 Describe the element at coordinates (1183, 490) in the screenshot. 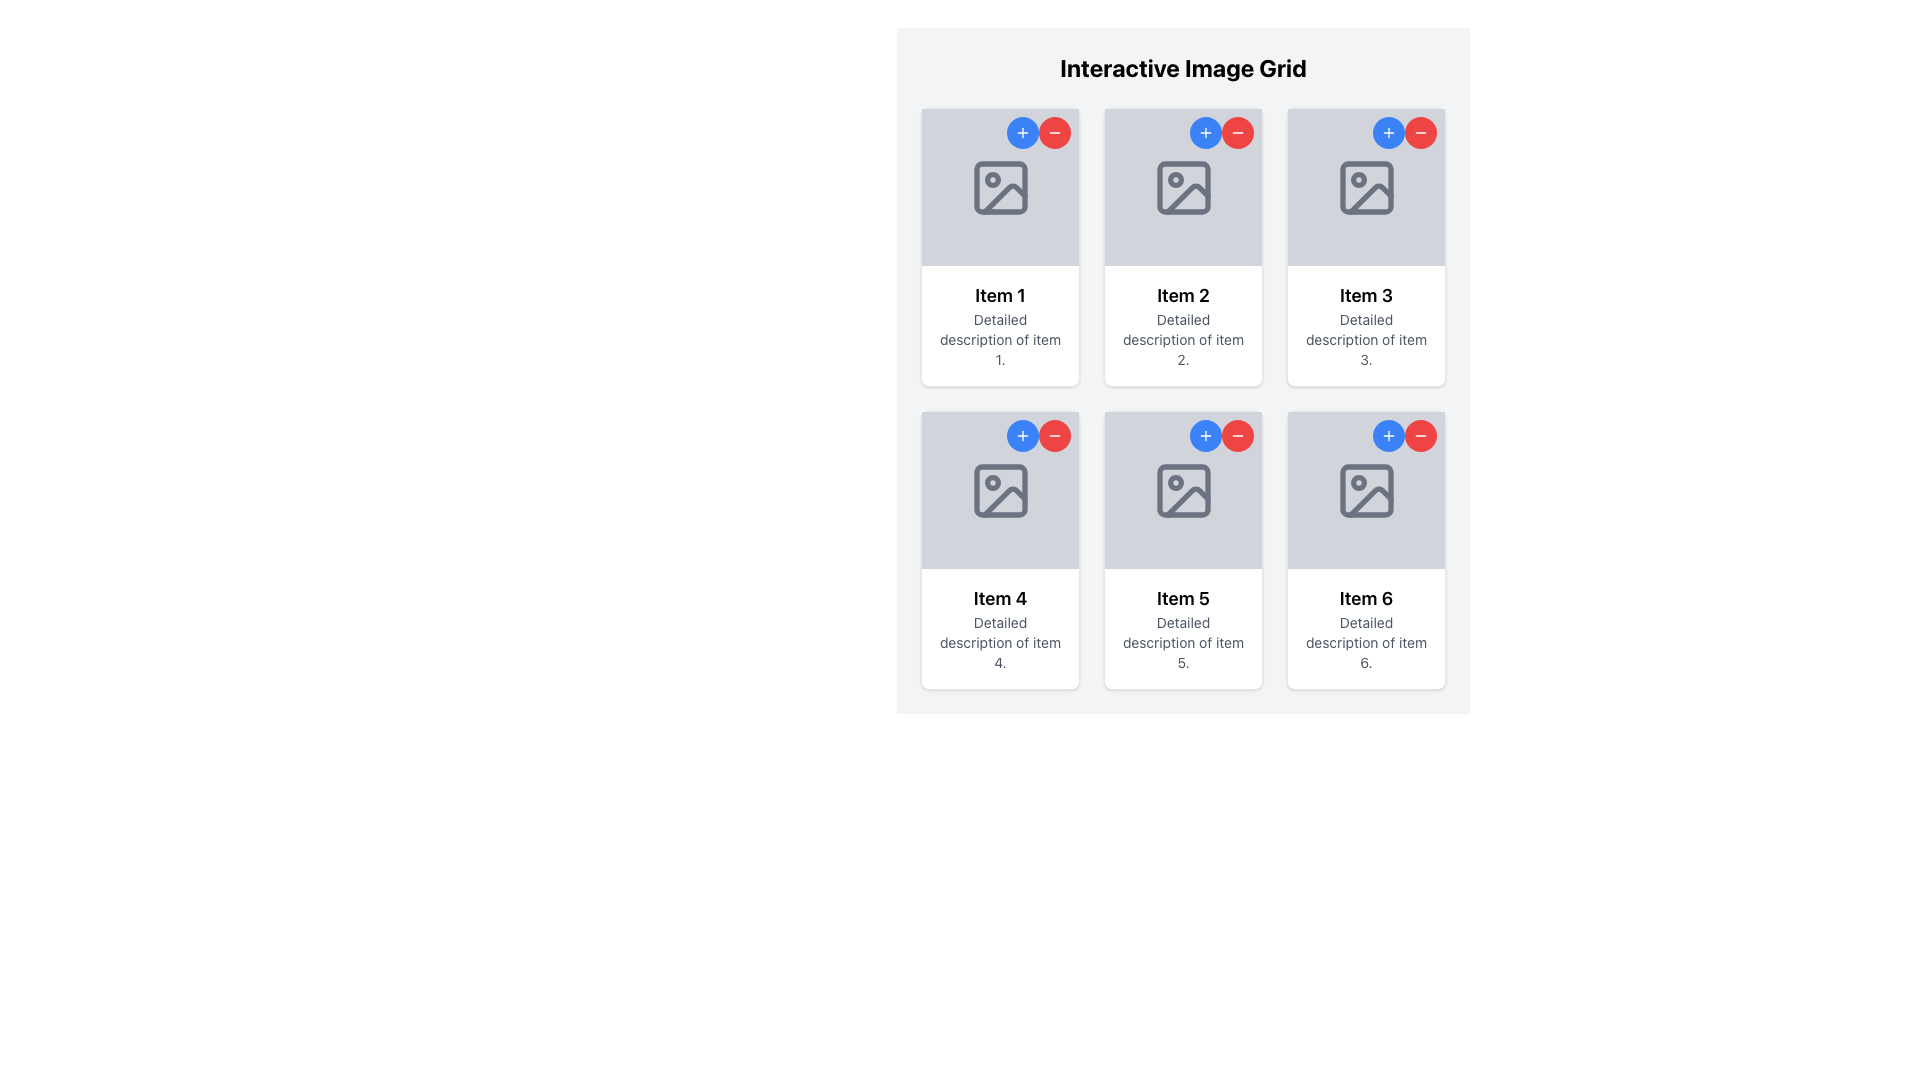

I see `the Image Placeholder located in the Interactive Image Grid, specifically in the second row and second column, featuring a light gray background and an image icon` at that location.